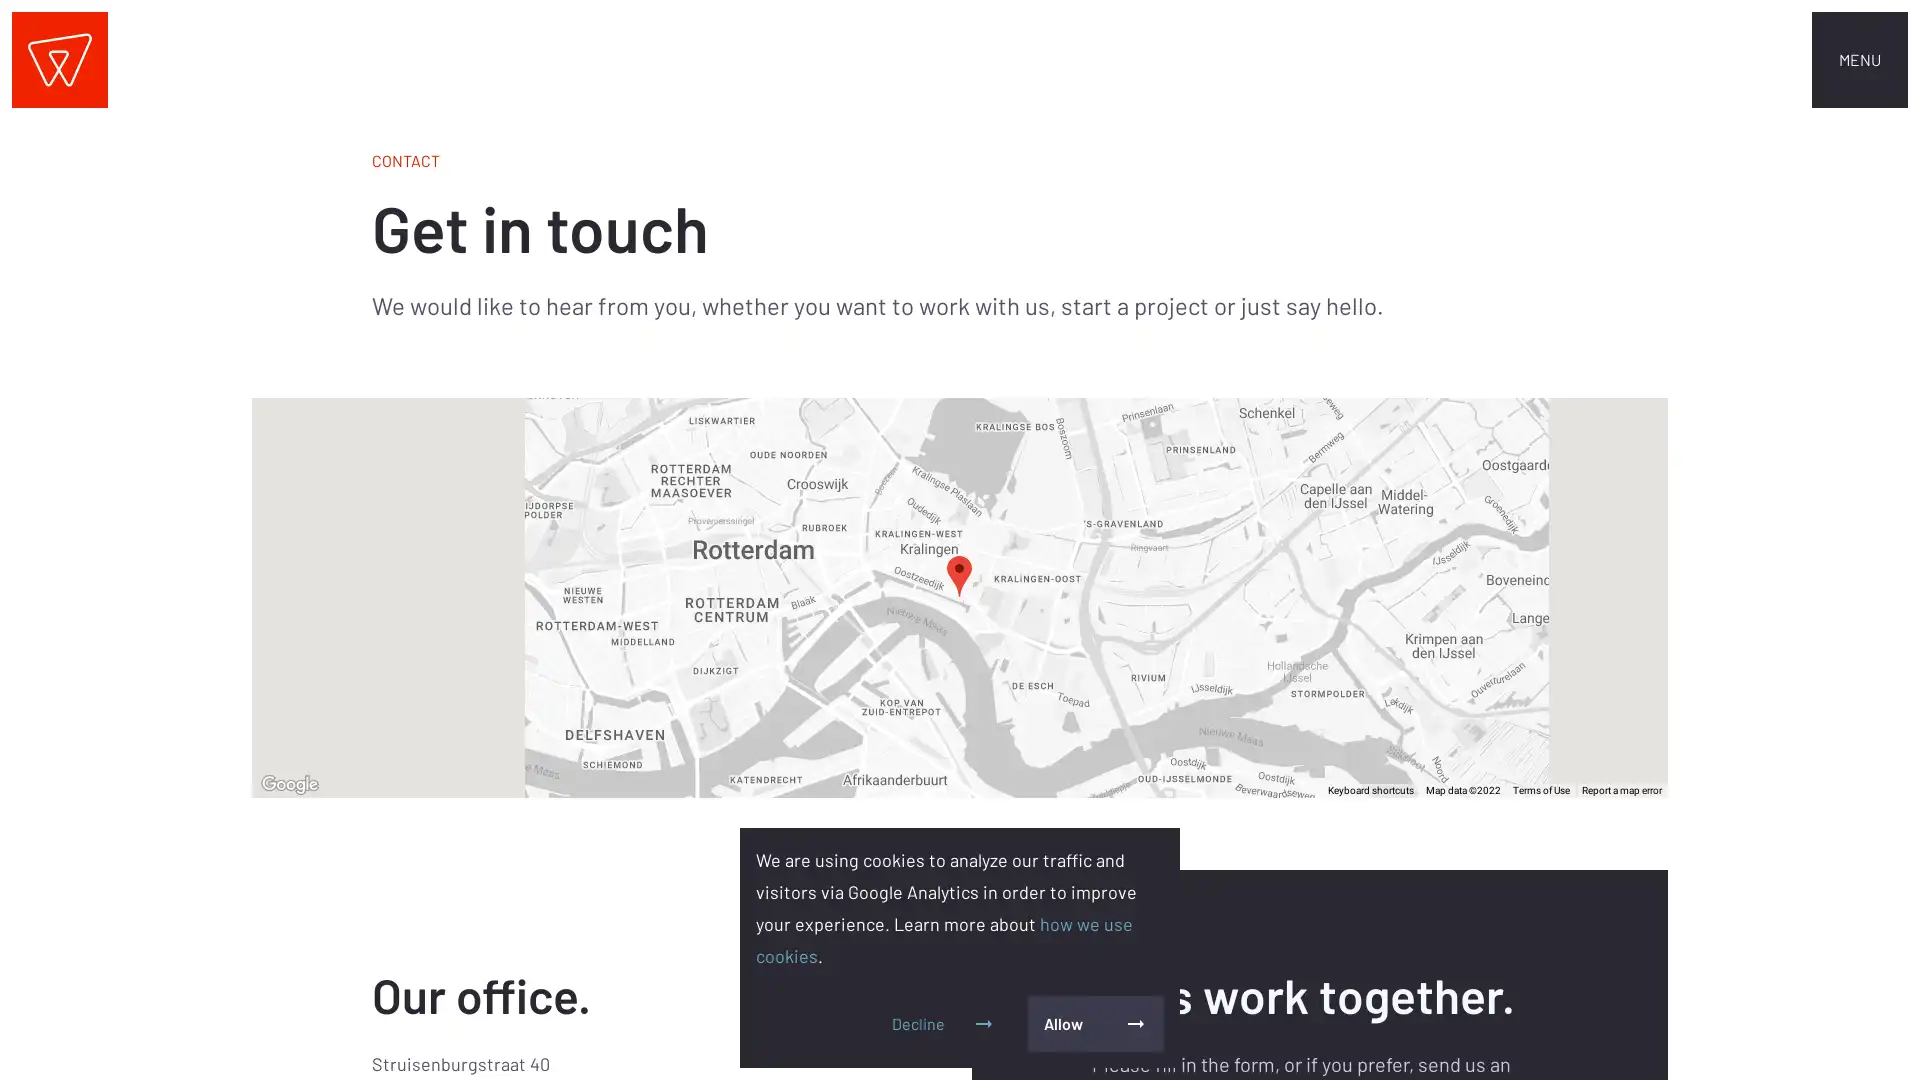 This screenshot has width=1920, height=1080. What do you see at coordinates (1094, 1023) in the screenshot?
I see `Allow` at bounding box center [1094, 1023].